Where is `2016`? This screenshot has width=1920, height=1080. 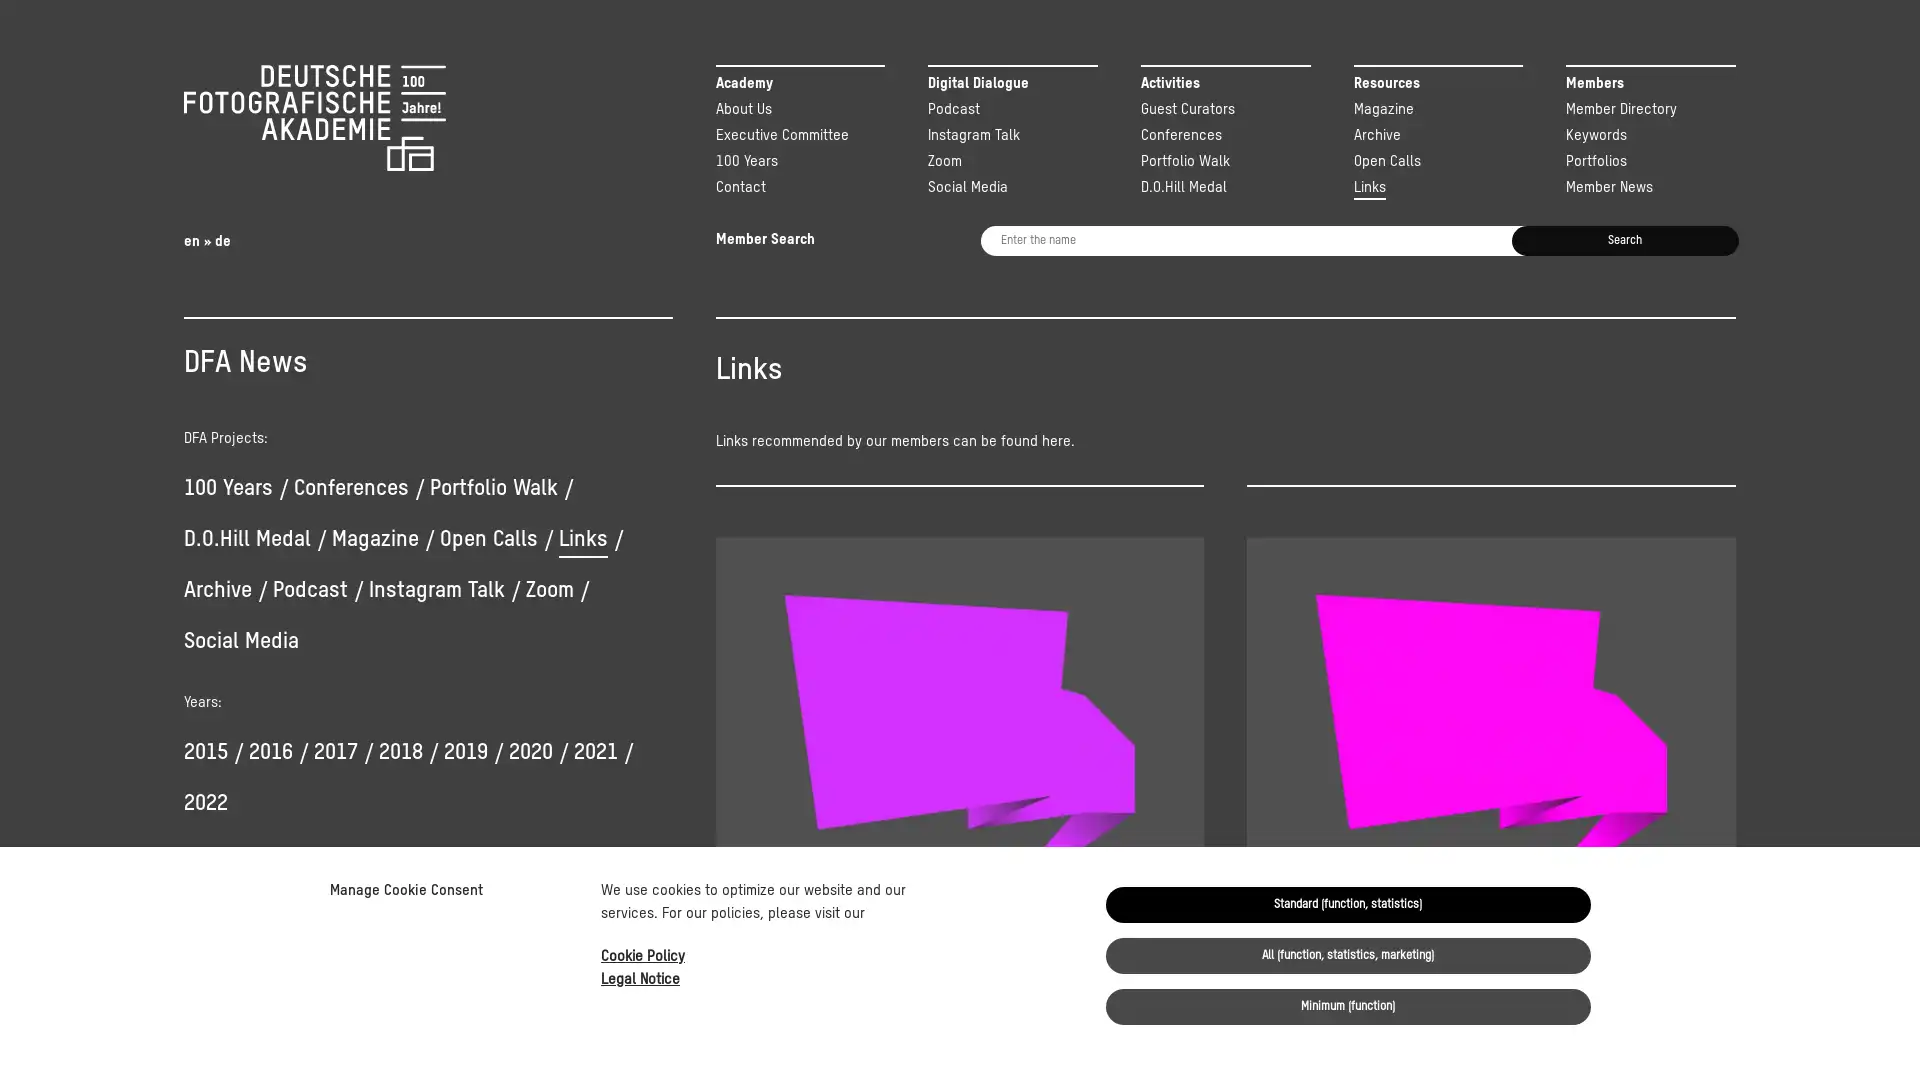
2016 is located at coordinates (269, 752).